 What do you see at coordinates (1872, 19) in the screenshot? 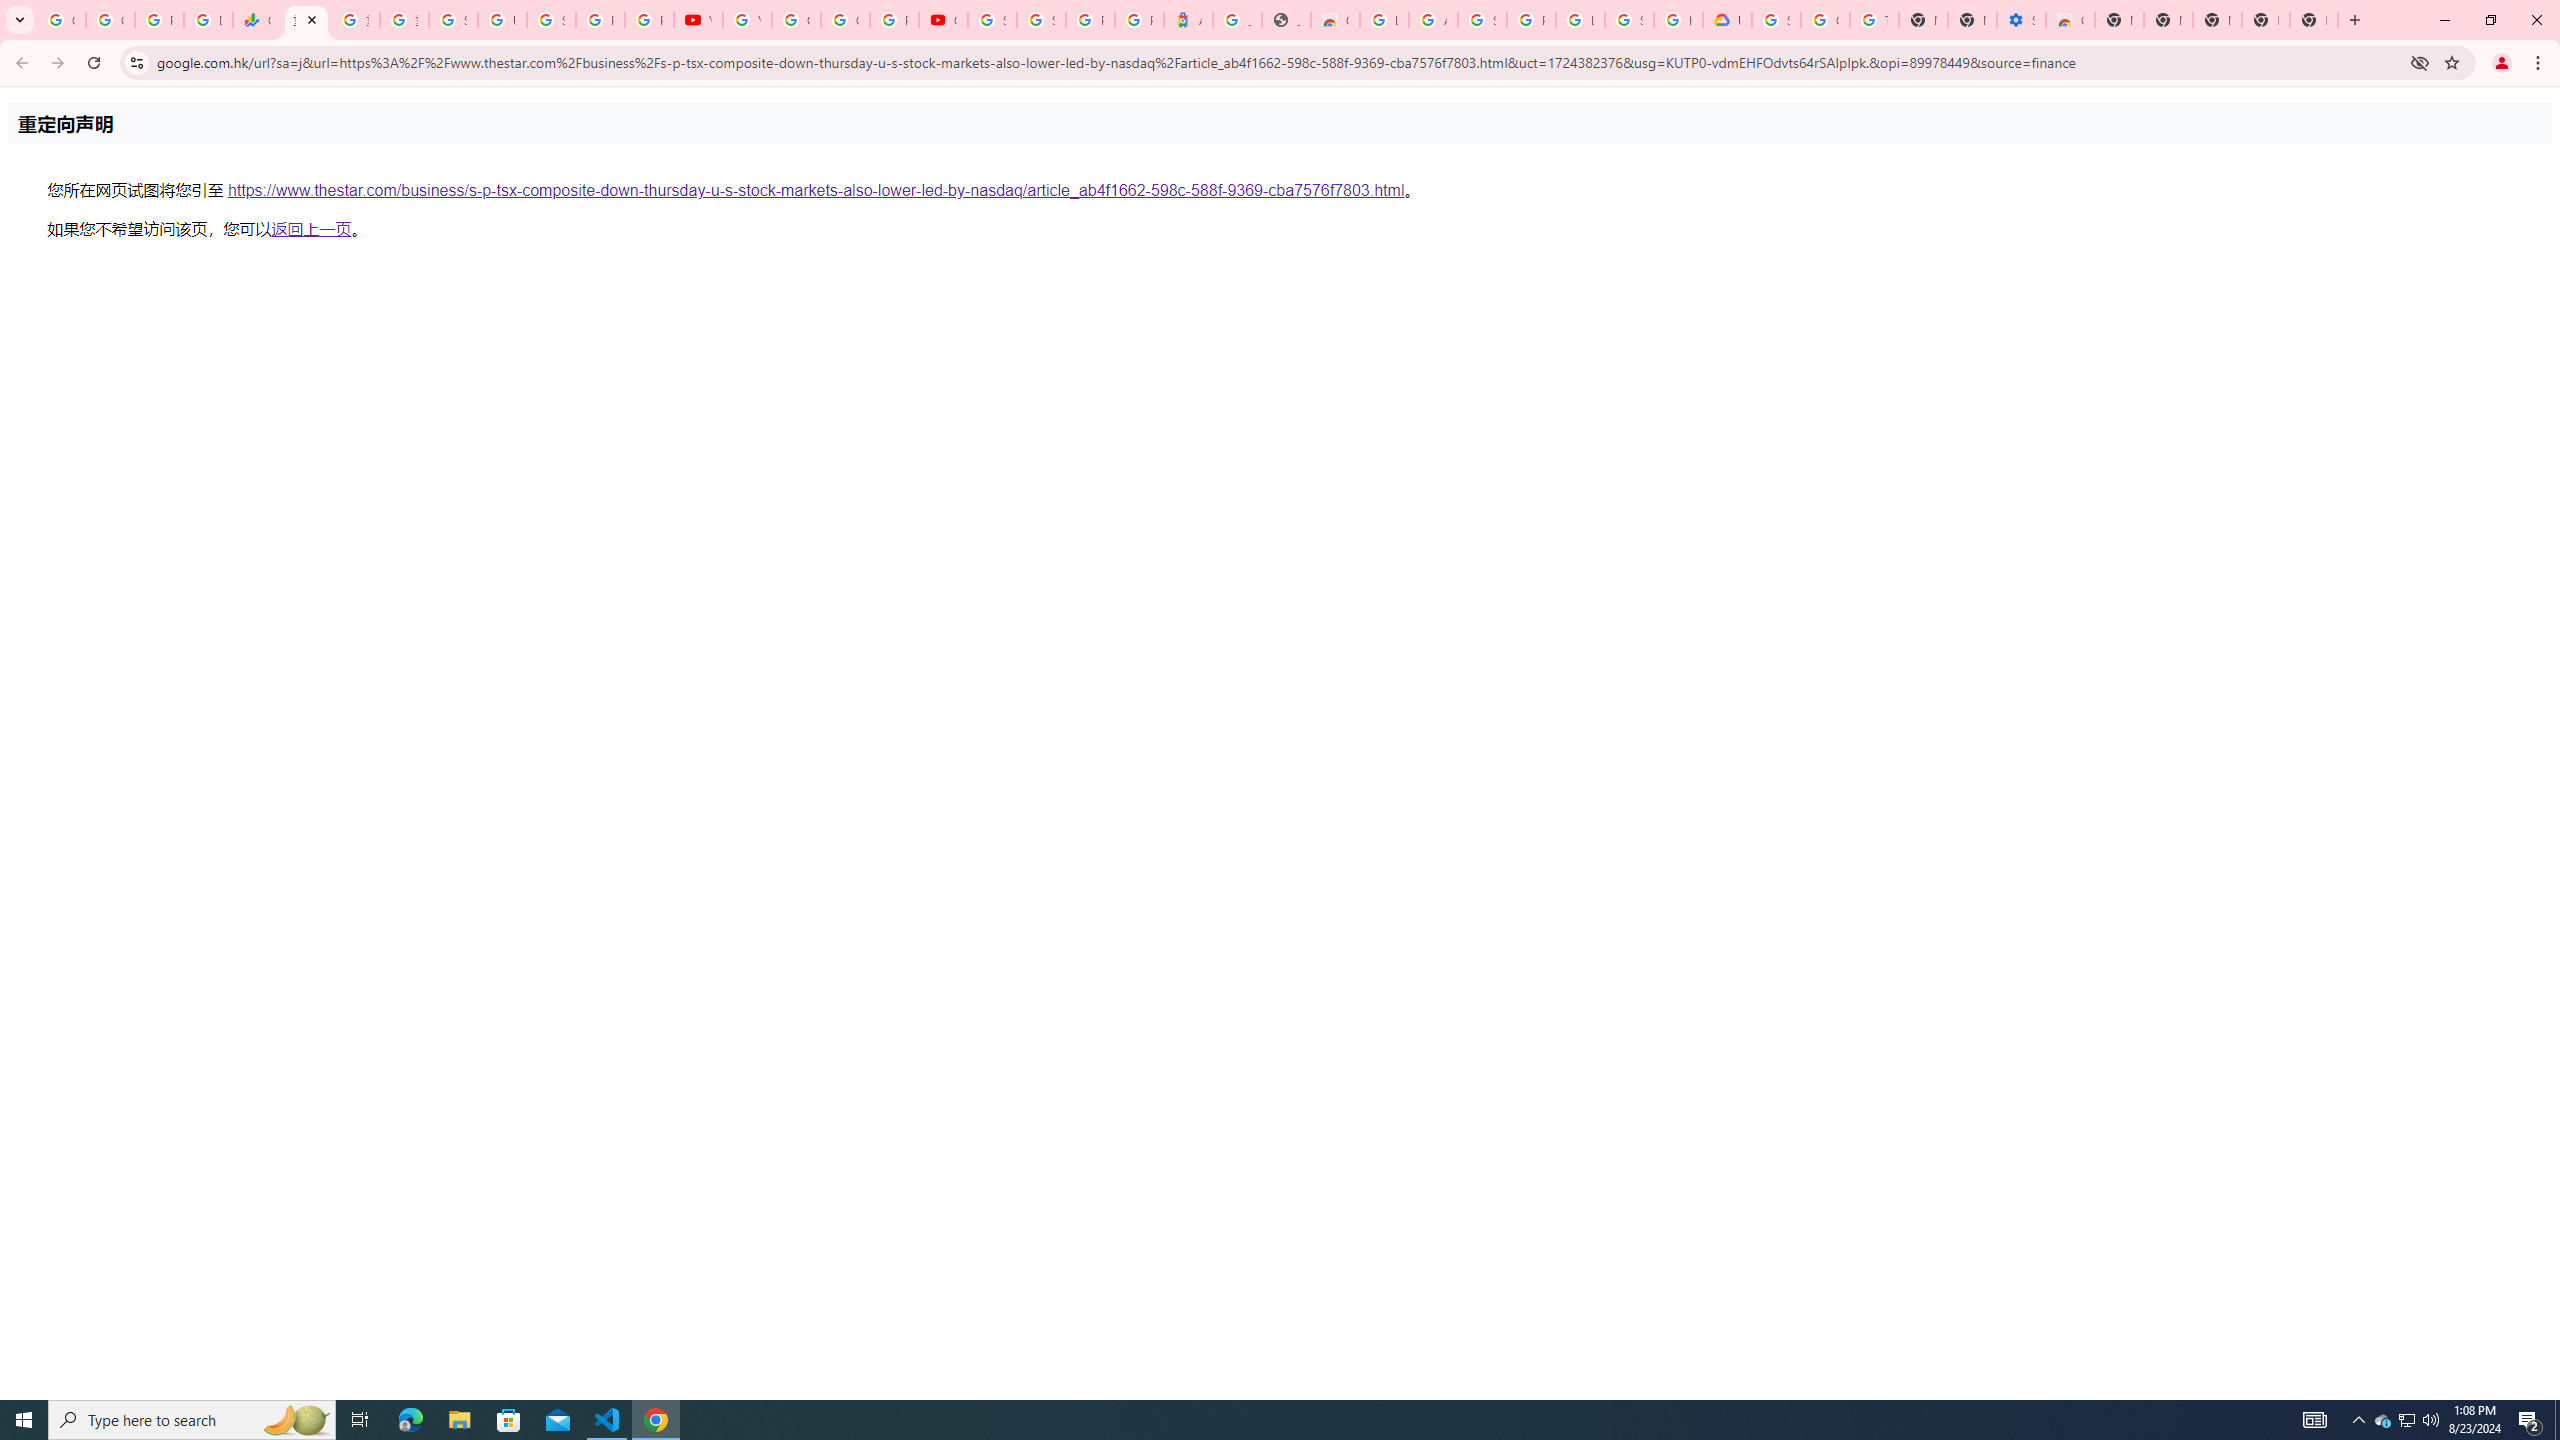
I see `'Turn cookies on or off - Computer - Google Account Help'` at bounding box center [1872, 19].